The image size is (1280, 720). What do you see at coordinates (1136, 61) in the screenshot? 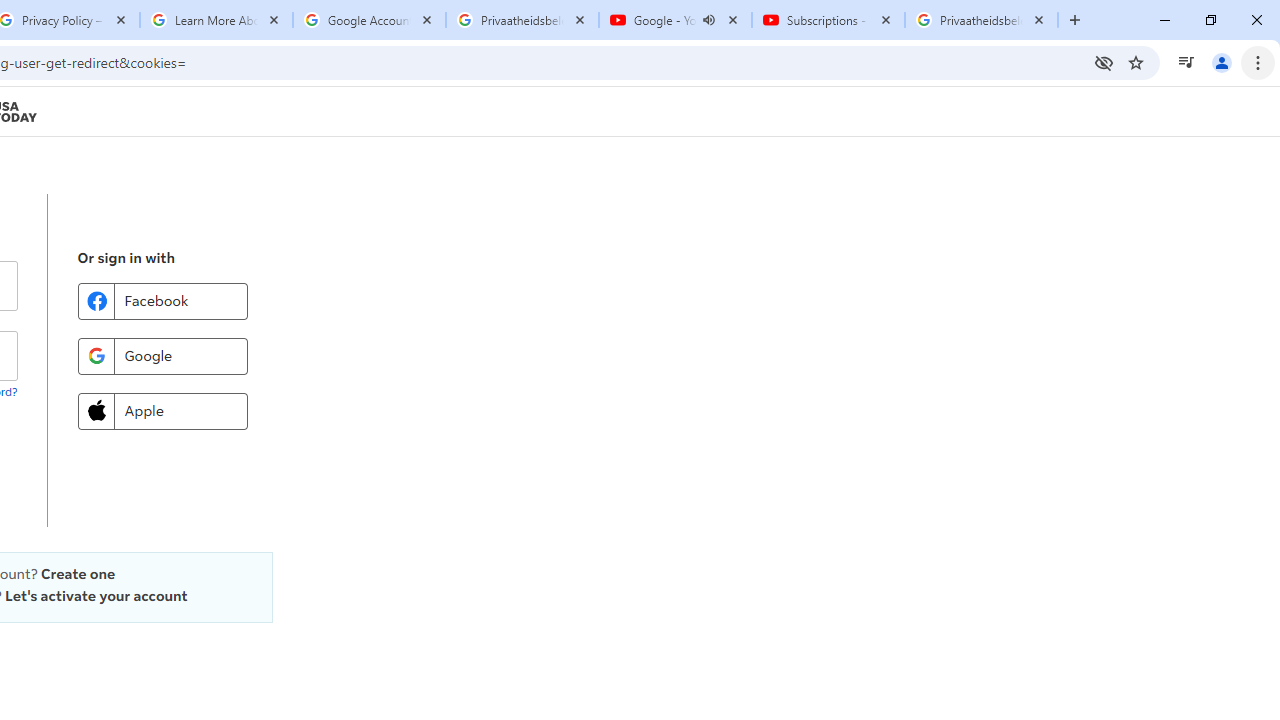
I see `'Bookmark this tab'` at bounding box center [1136, 61].